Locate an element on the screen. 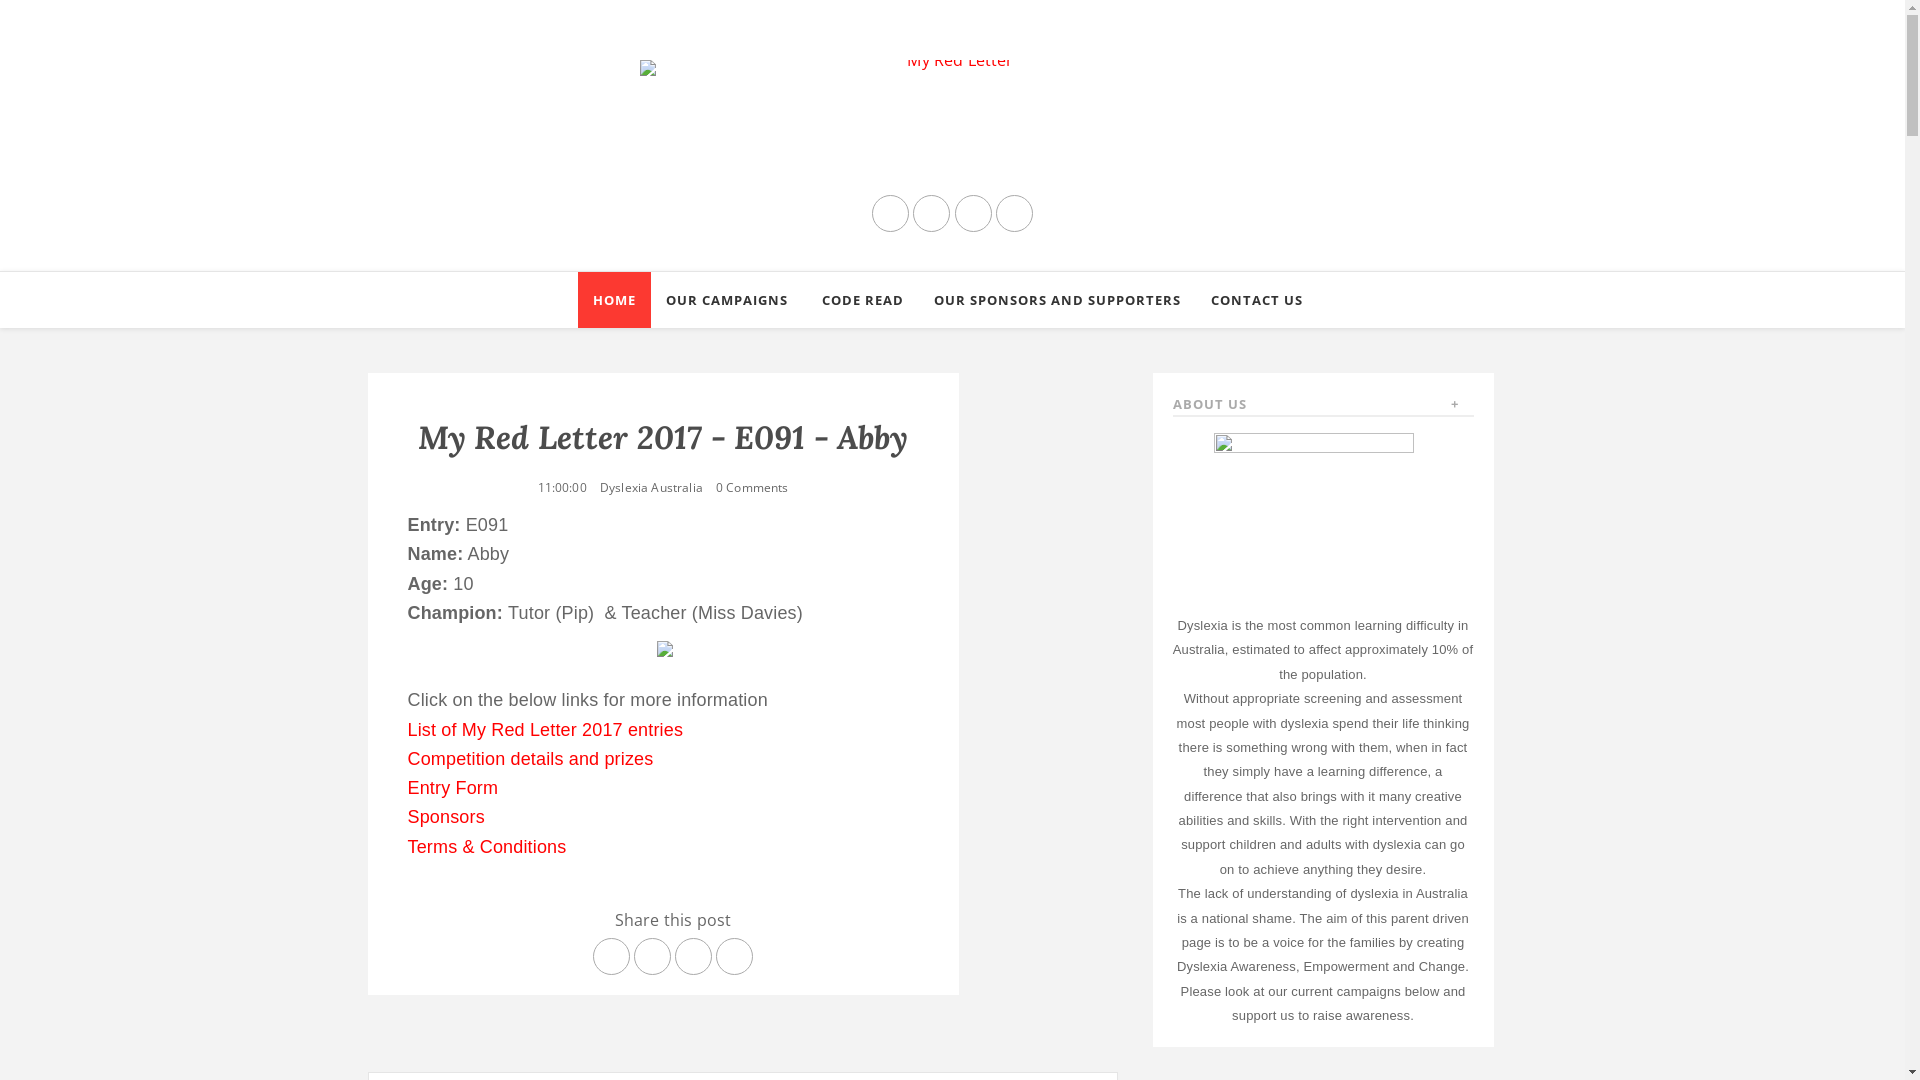  'Terms & Conditions' is located at coordinates (487, 847).